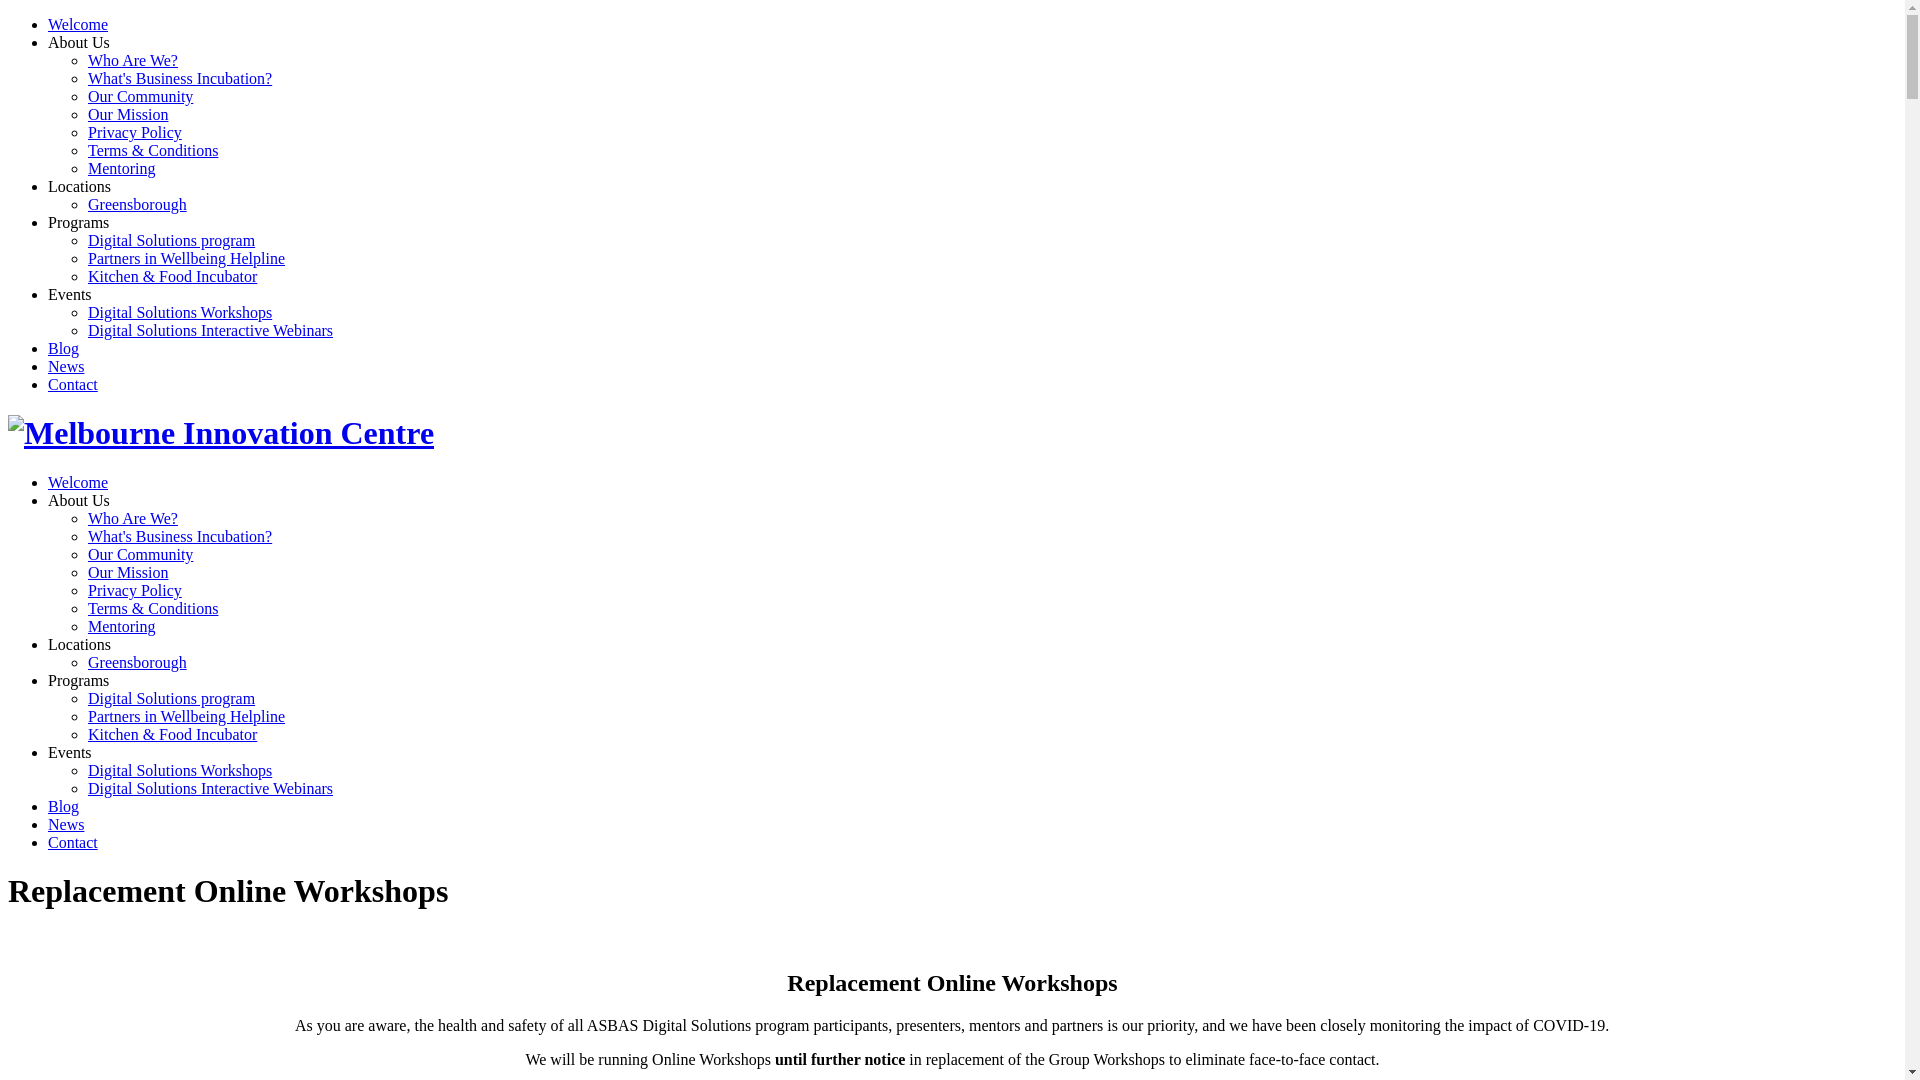  I want to click on 'Our Community', so click(139, 96).